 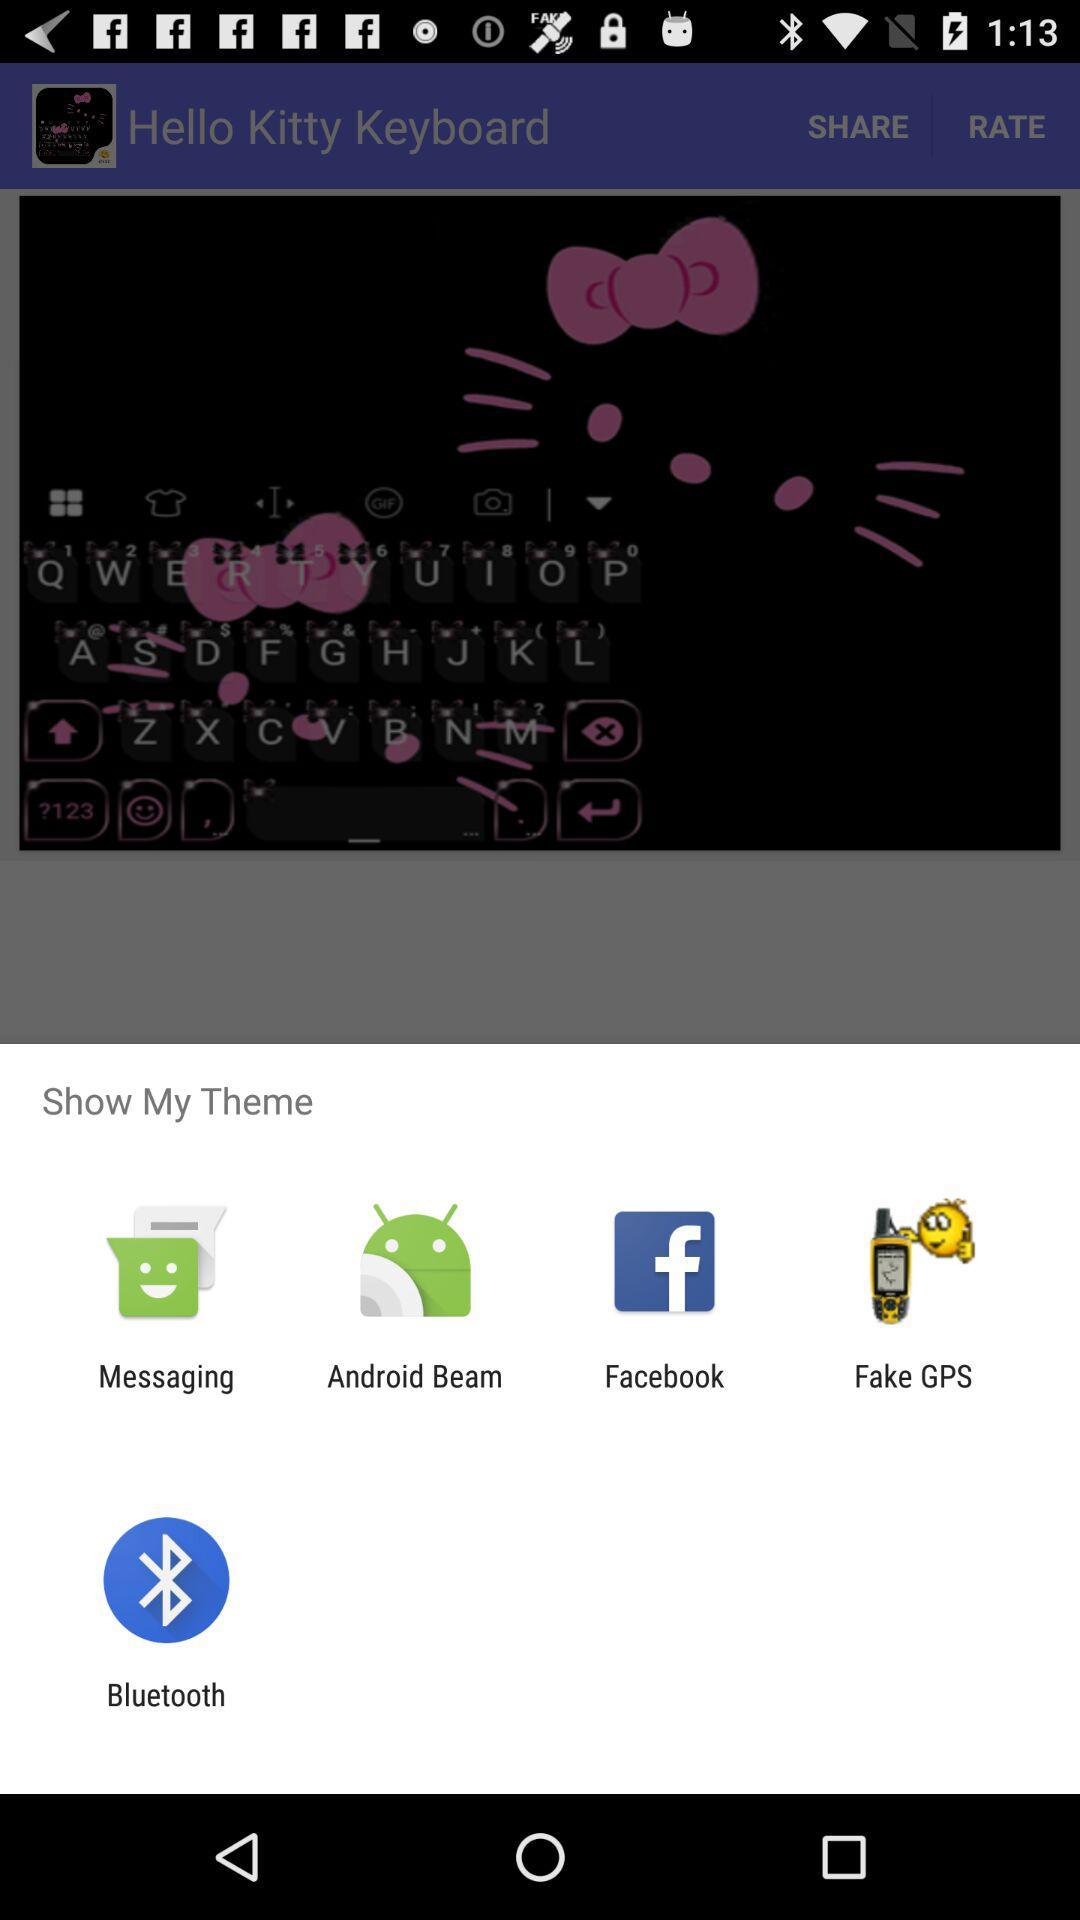 I want to click on icon next to facebook item, so click(x=913, y=1392).